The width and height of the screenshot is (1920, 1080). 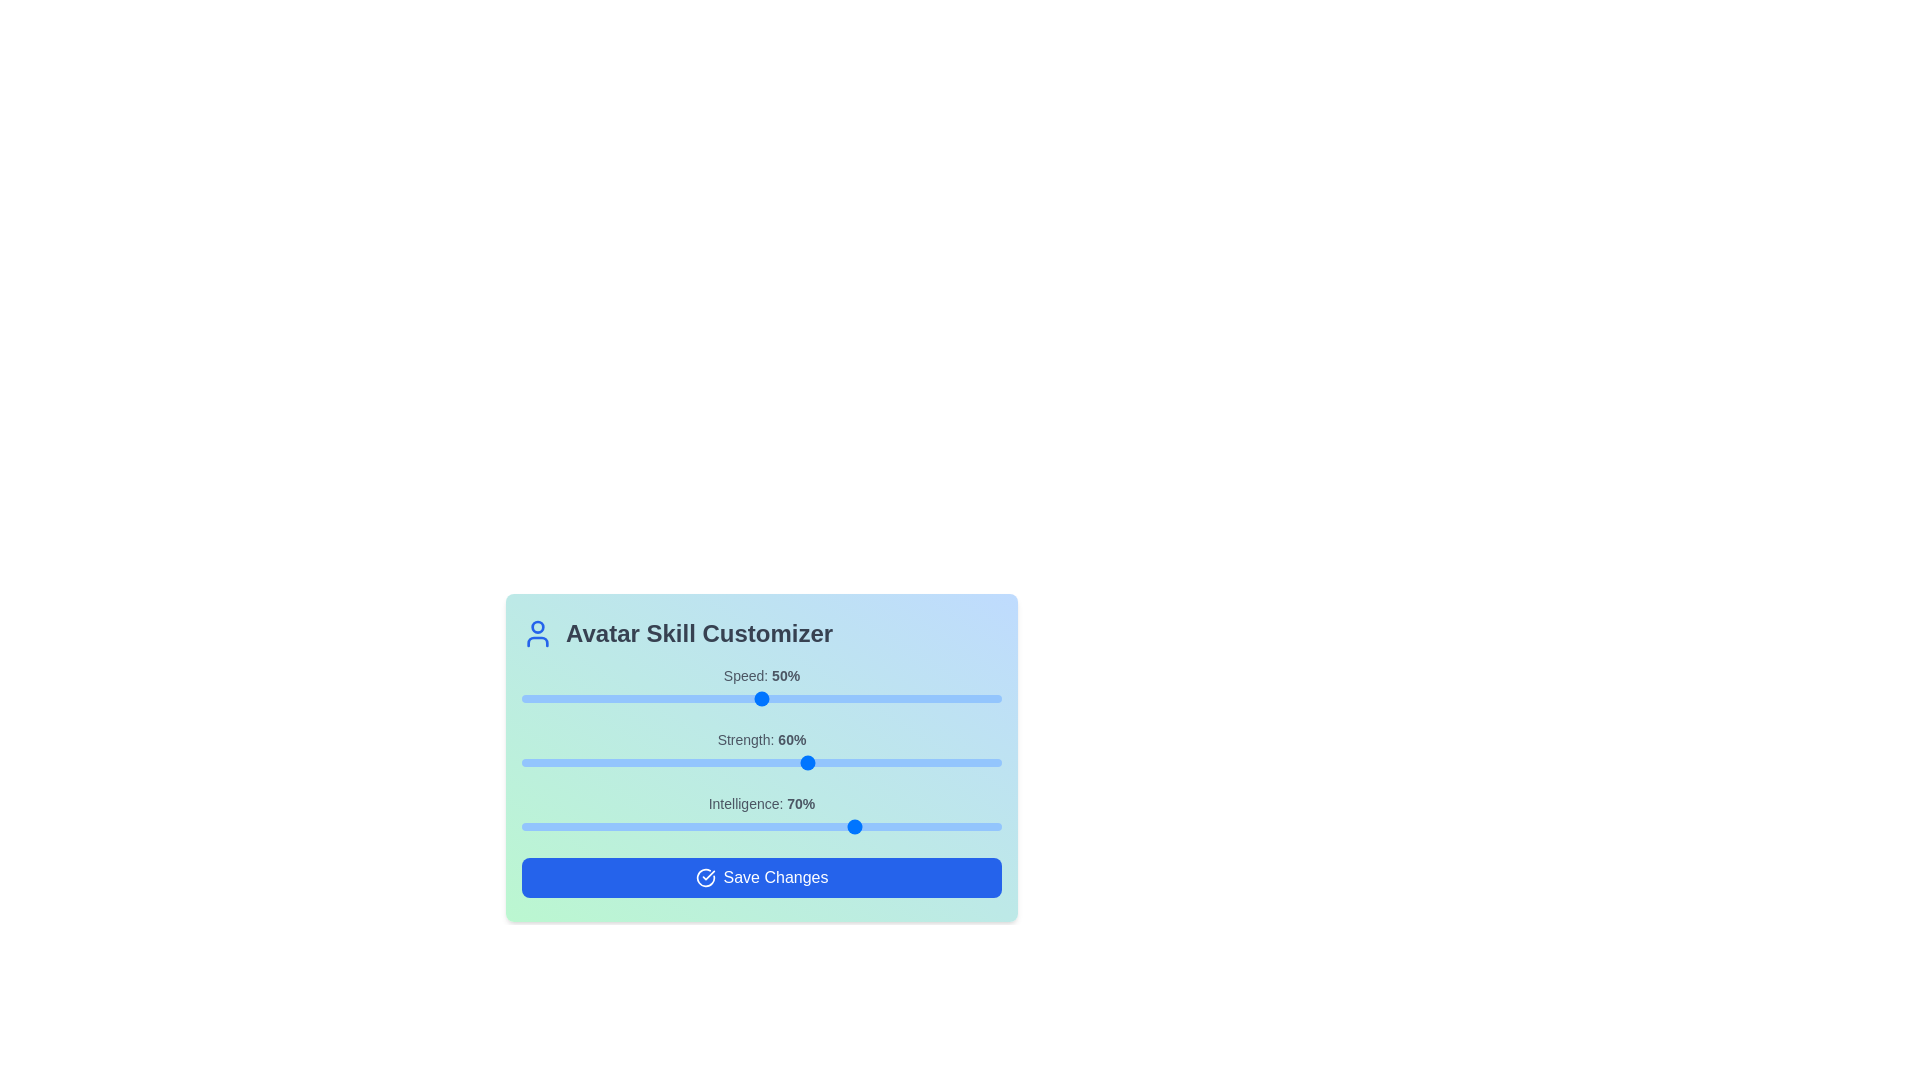 What do you see at coordinates (761, 877) in the screenshot?
I see `the save button located at the bottom of the panel, which is directly below the sliders for Speed, Strength, and Intelligence` at bounding box center [761, 877].